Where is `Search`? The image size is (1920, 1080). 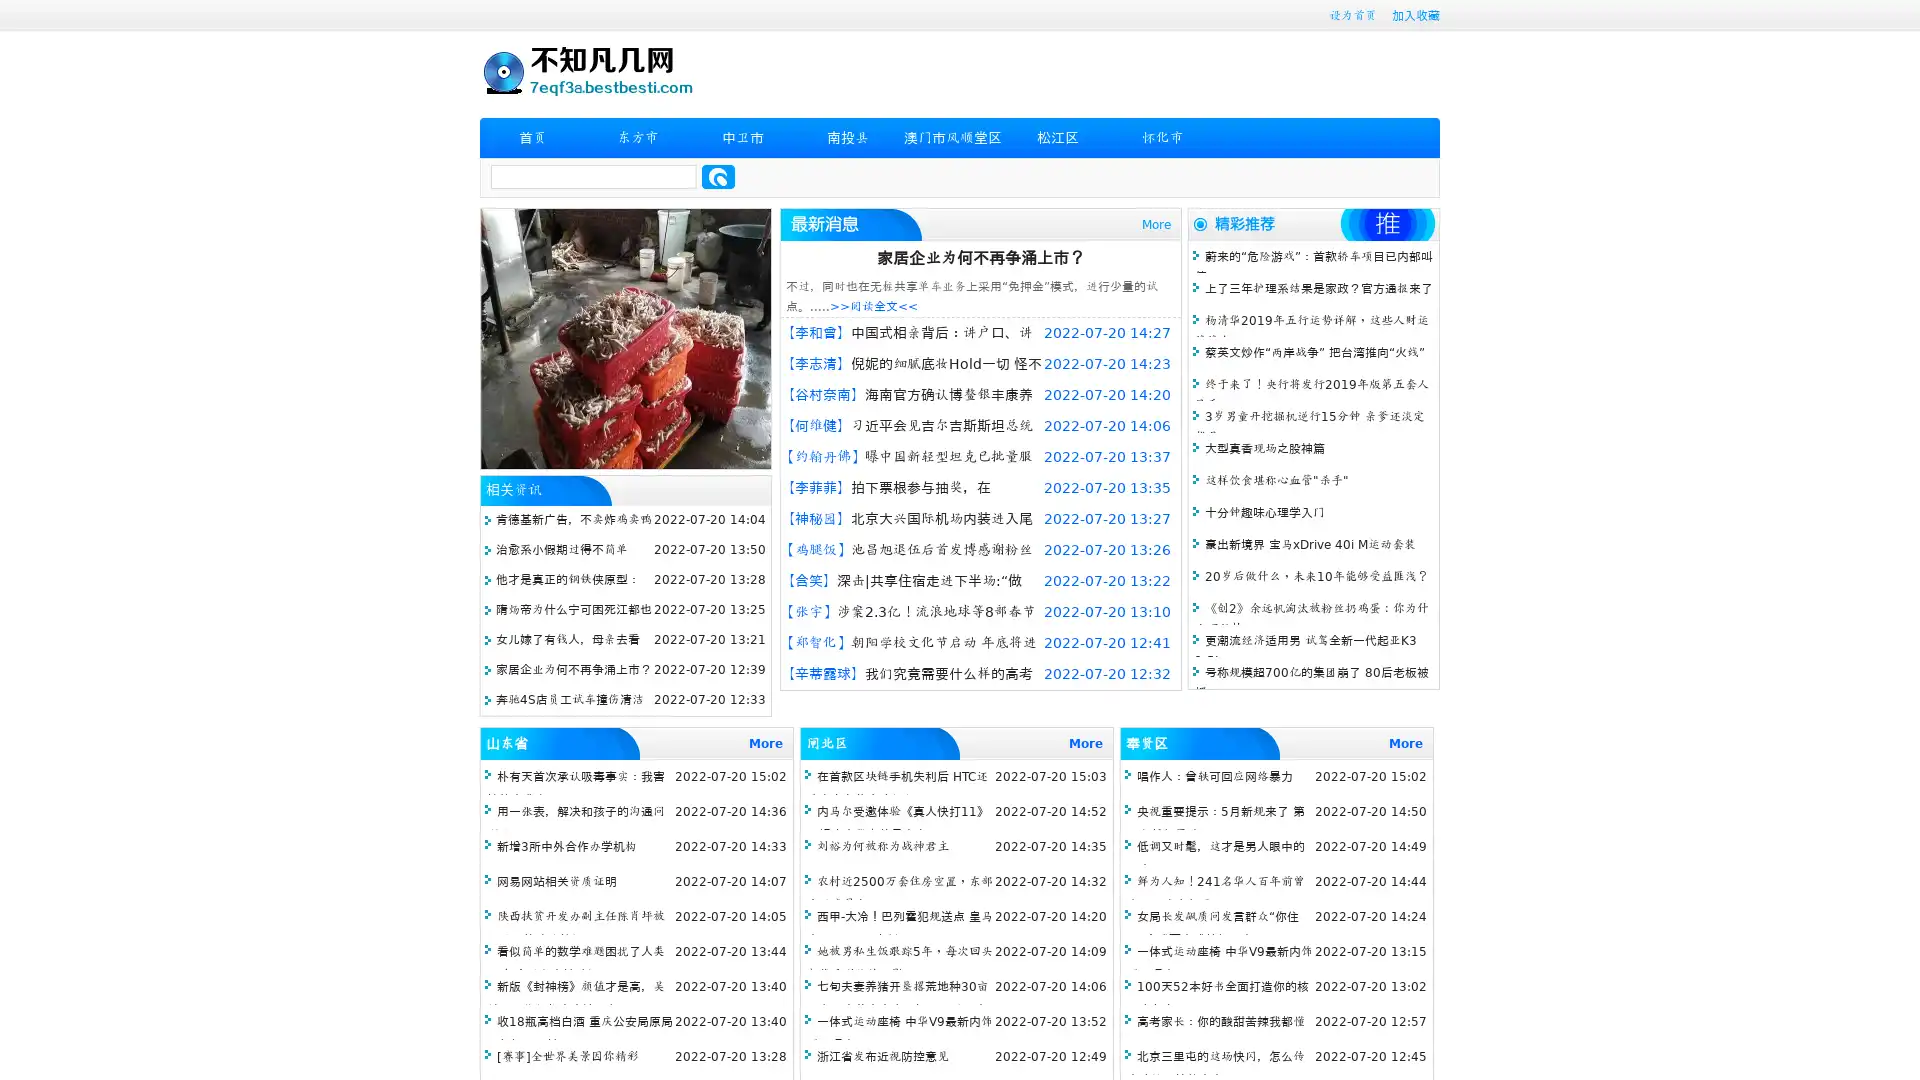
Search is located at coordinates (718, 176).